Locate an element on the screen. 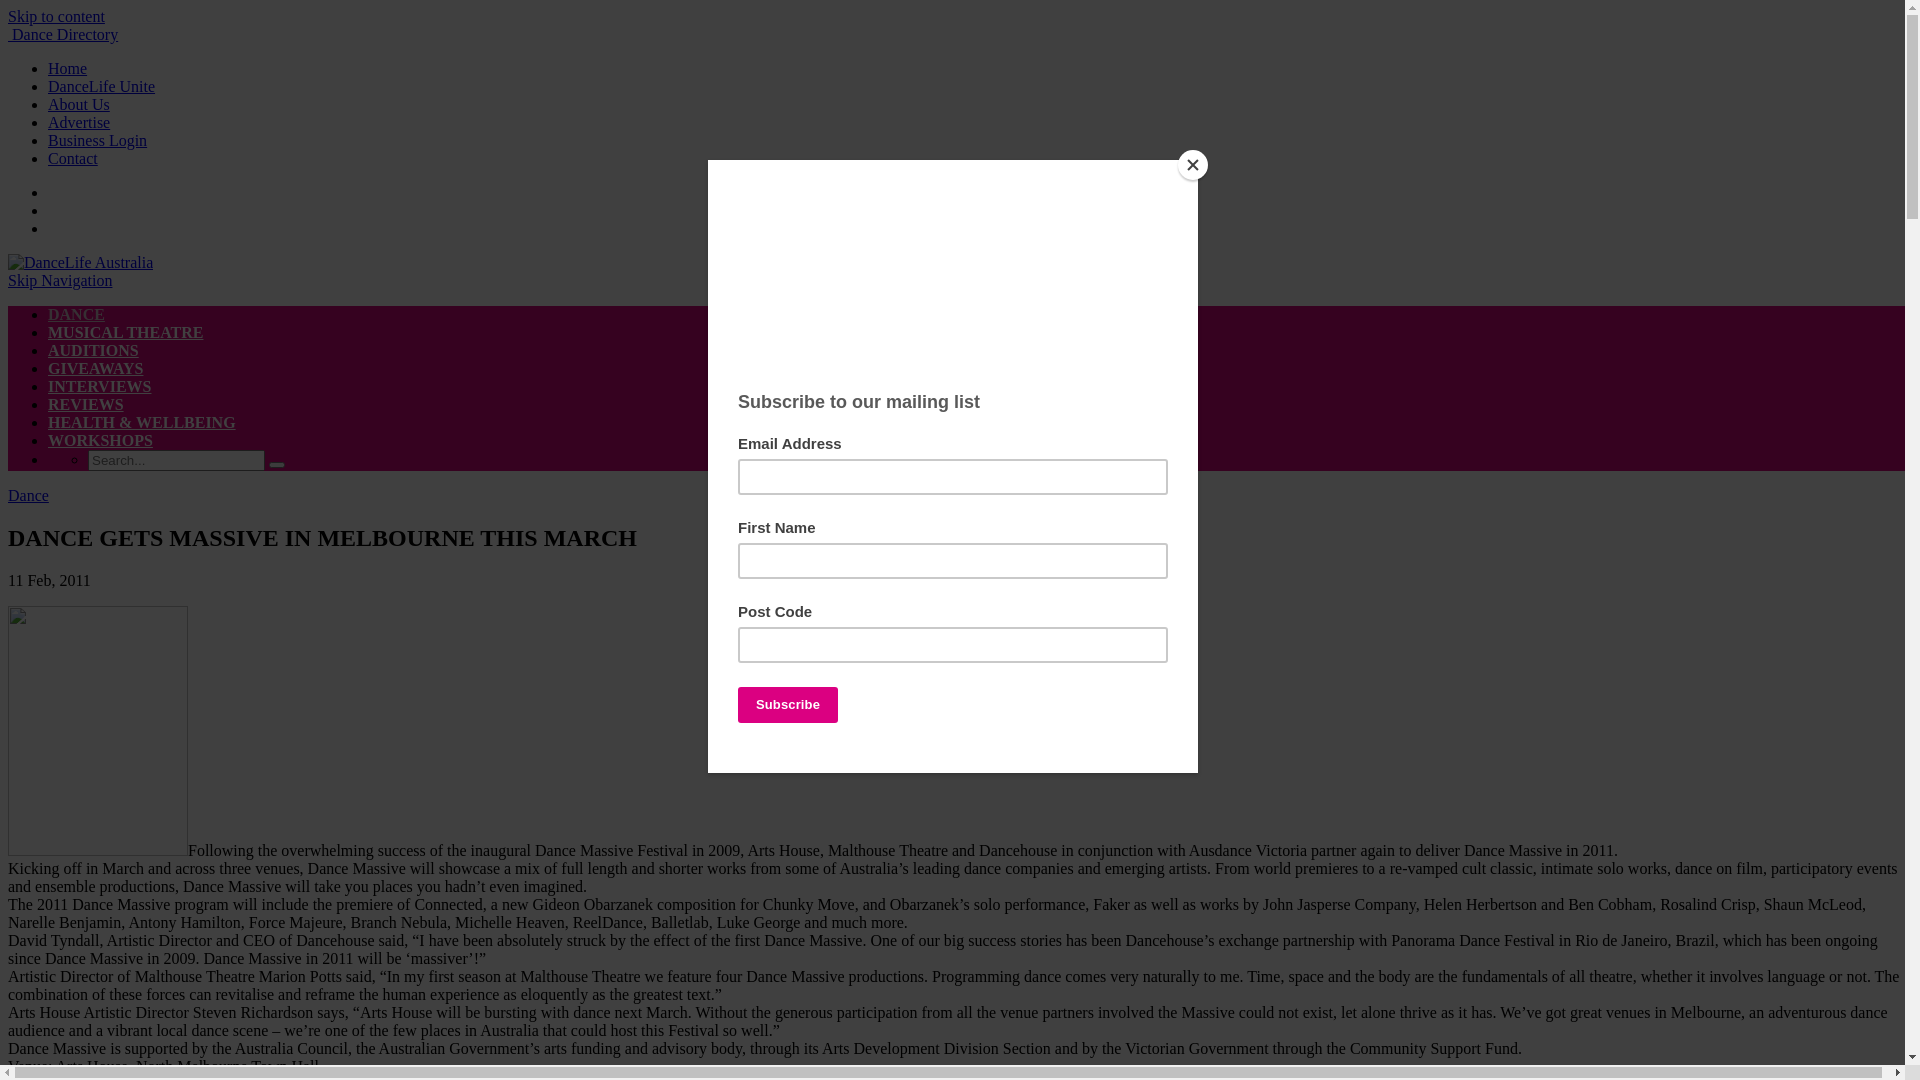 The height and width of the screenshot is (1080, 1920). ' Dance Directory' is located at coordinates (62, 34).